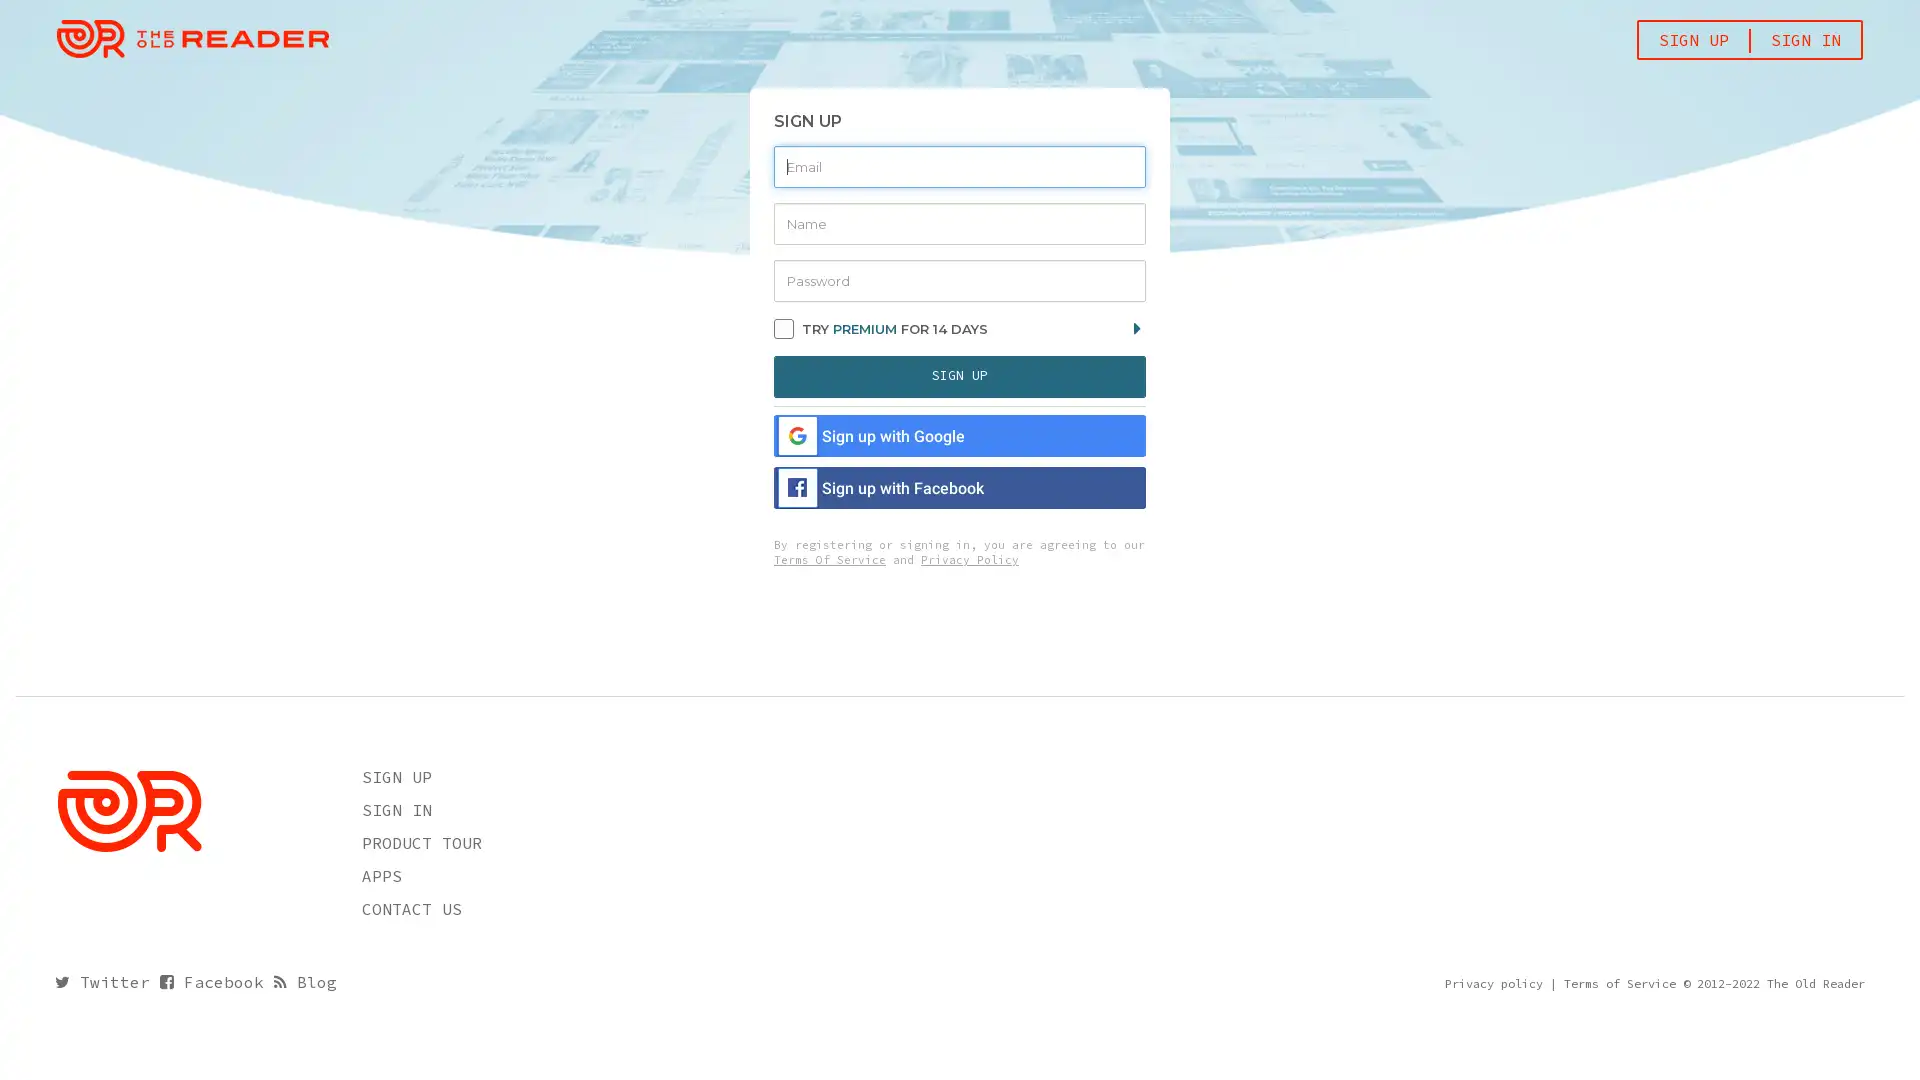 The height and width of the screenshot is (1080, 1920). I want to click on PREMIUM, so click(864, 326).